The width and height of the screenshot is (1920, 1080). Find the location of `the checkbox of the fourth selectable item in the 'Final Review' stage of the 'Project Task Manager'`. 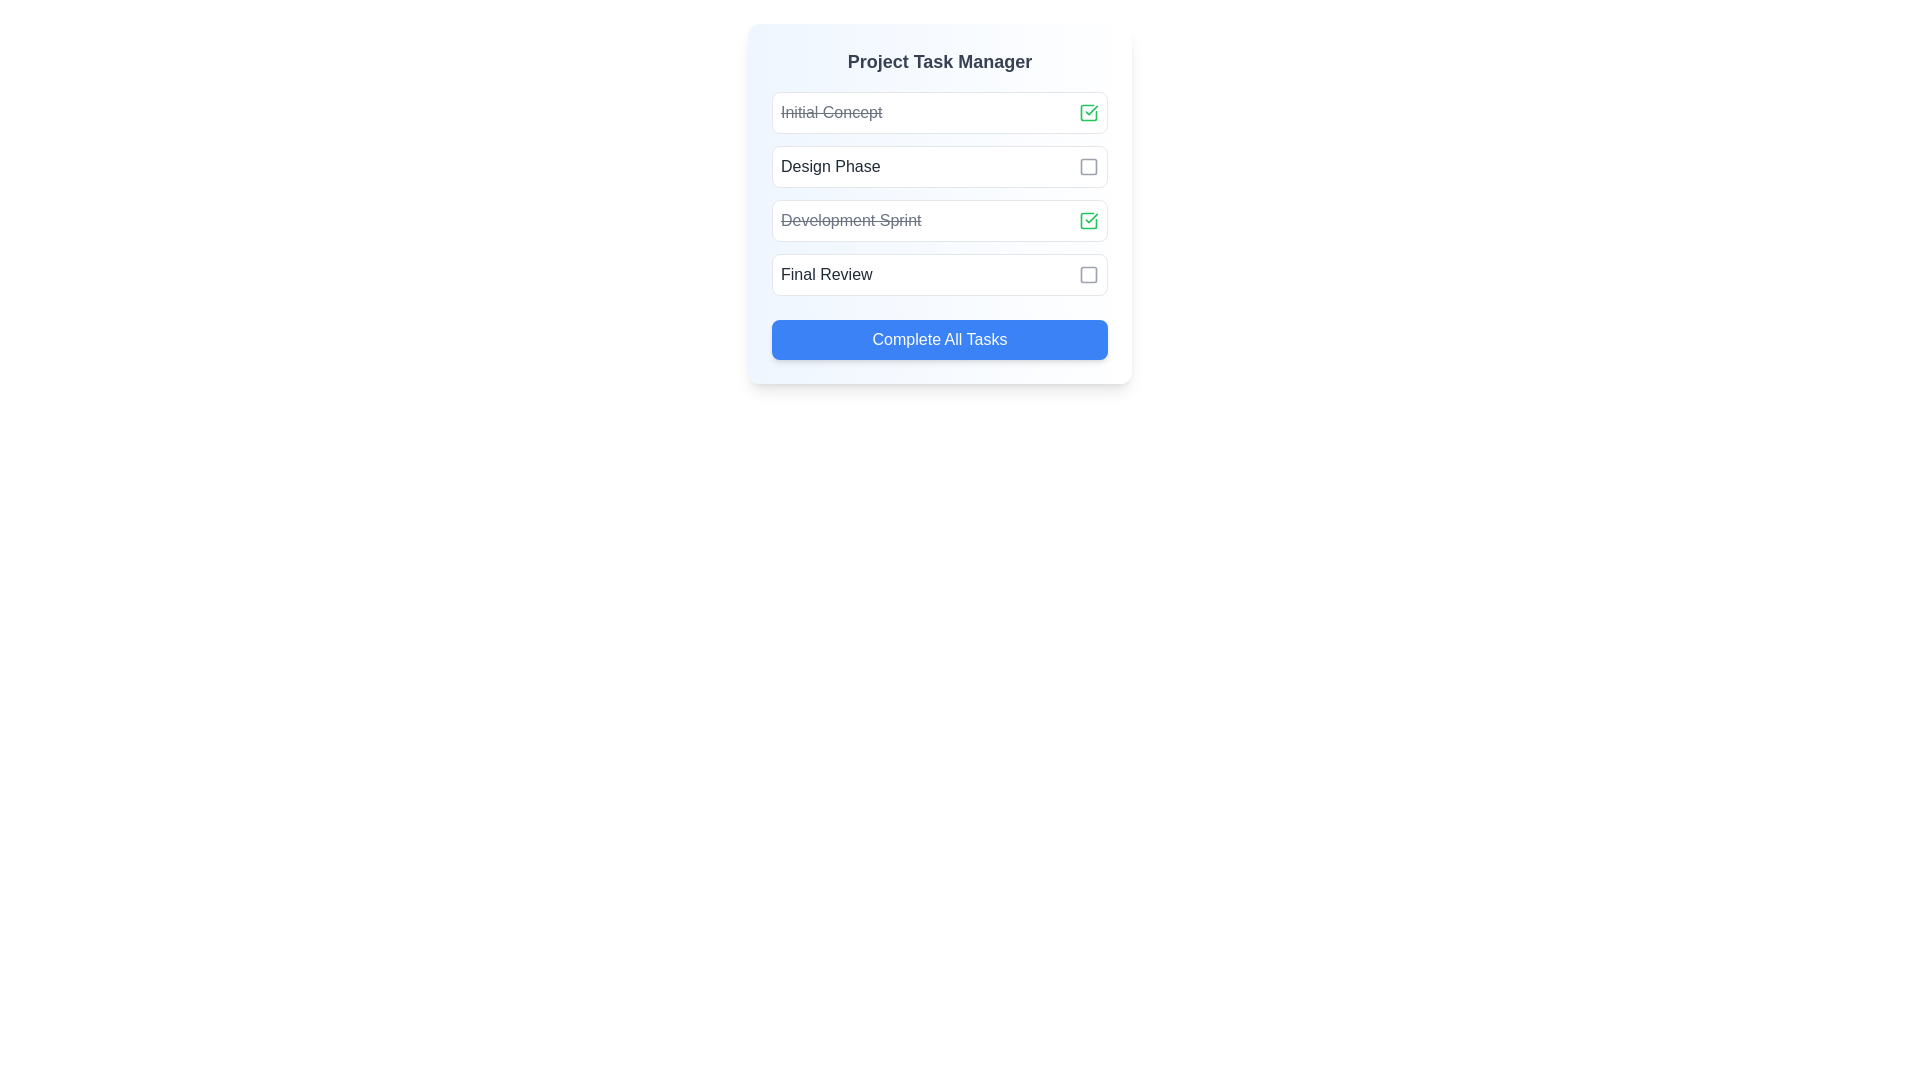

the checkbox of the fourth selectable item in the 'Final Review' stage of the 'Project Task Manager' is located at coordinates (939, 274).